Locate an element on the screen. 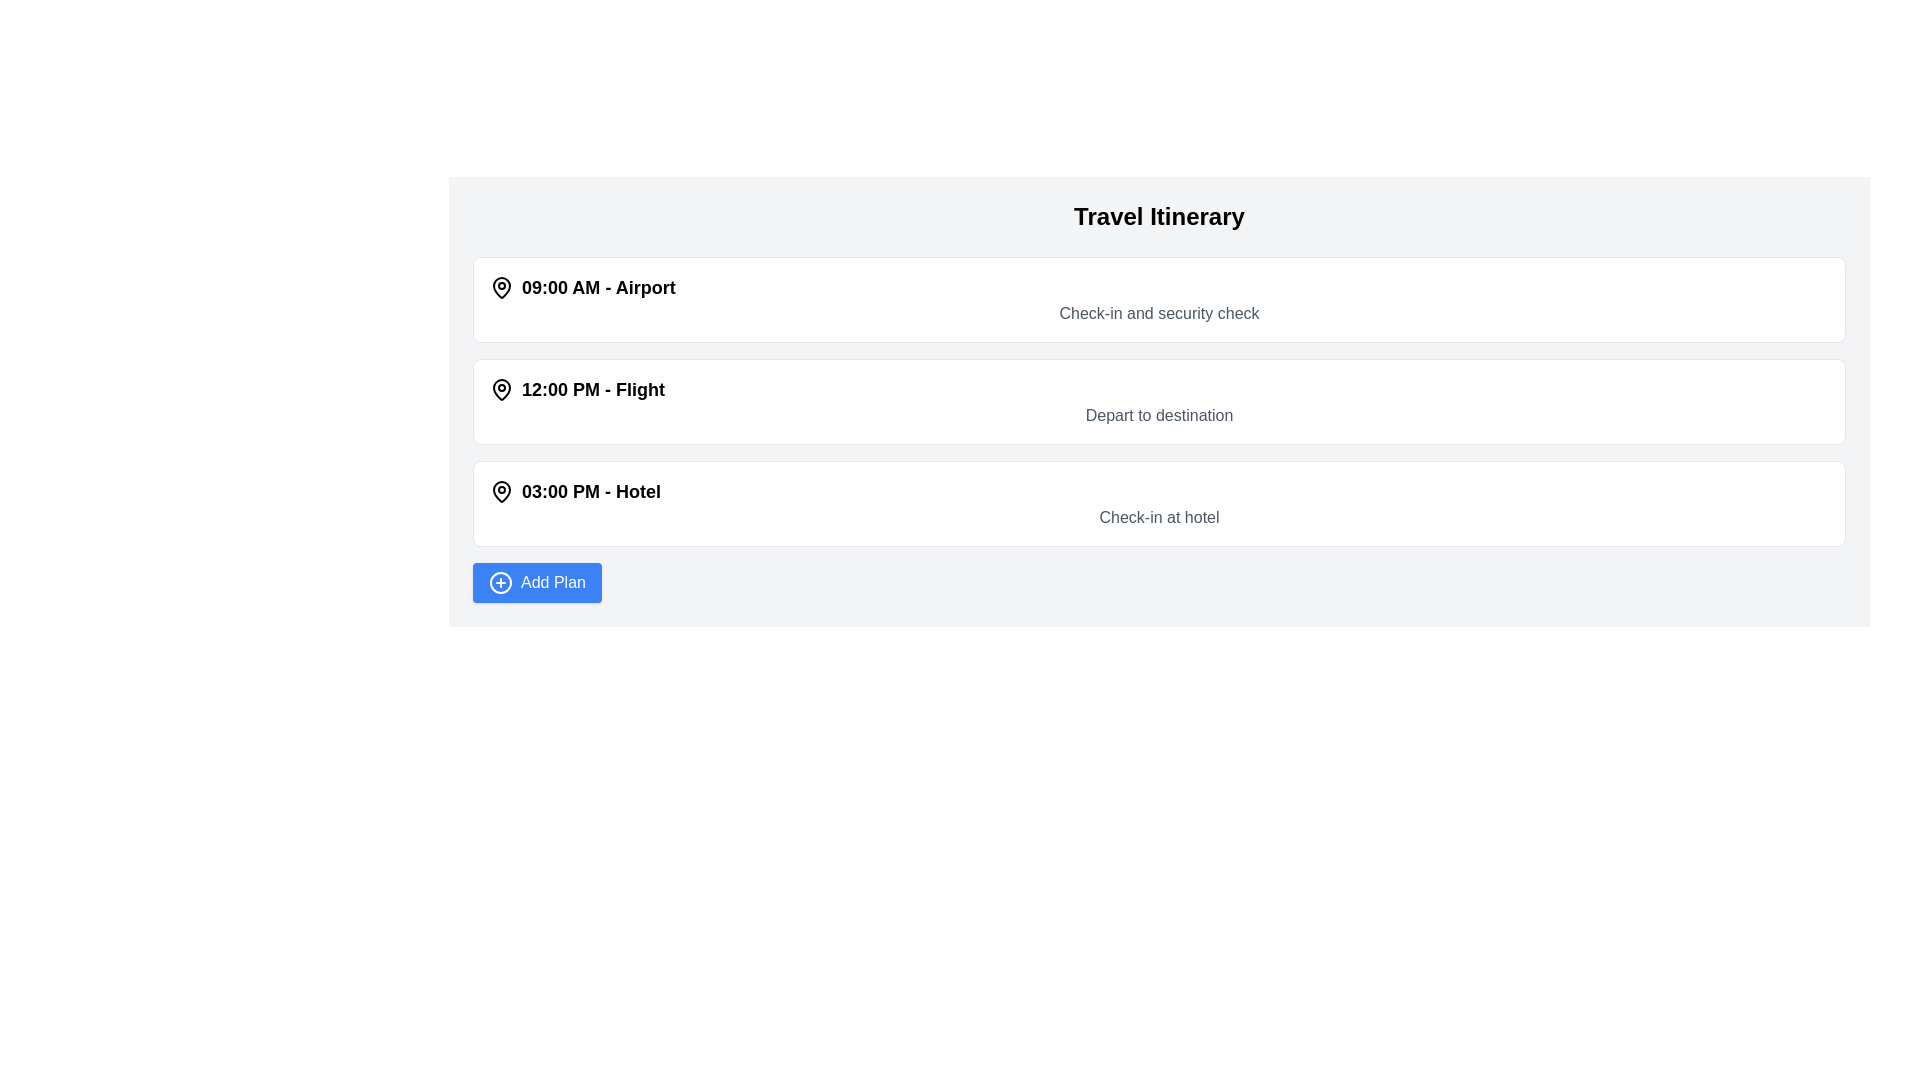 The image size is (1920, 1080). the 'Add Plan' button with a blue background and a white text, positioned at the bottom of the itinerary items list is located at coordinates (537, 582).